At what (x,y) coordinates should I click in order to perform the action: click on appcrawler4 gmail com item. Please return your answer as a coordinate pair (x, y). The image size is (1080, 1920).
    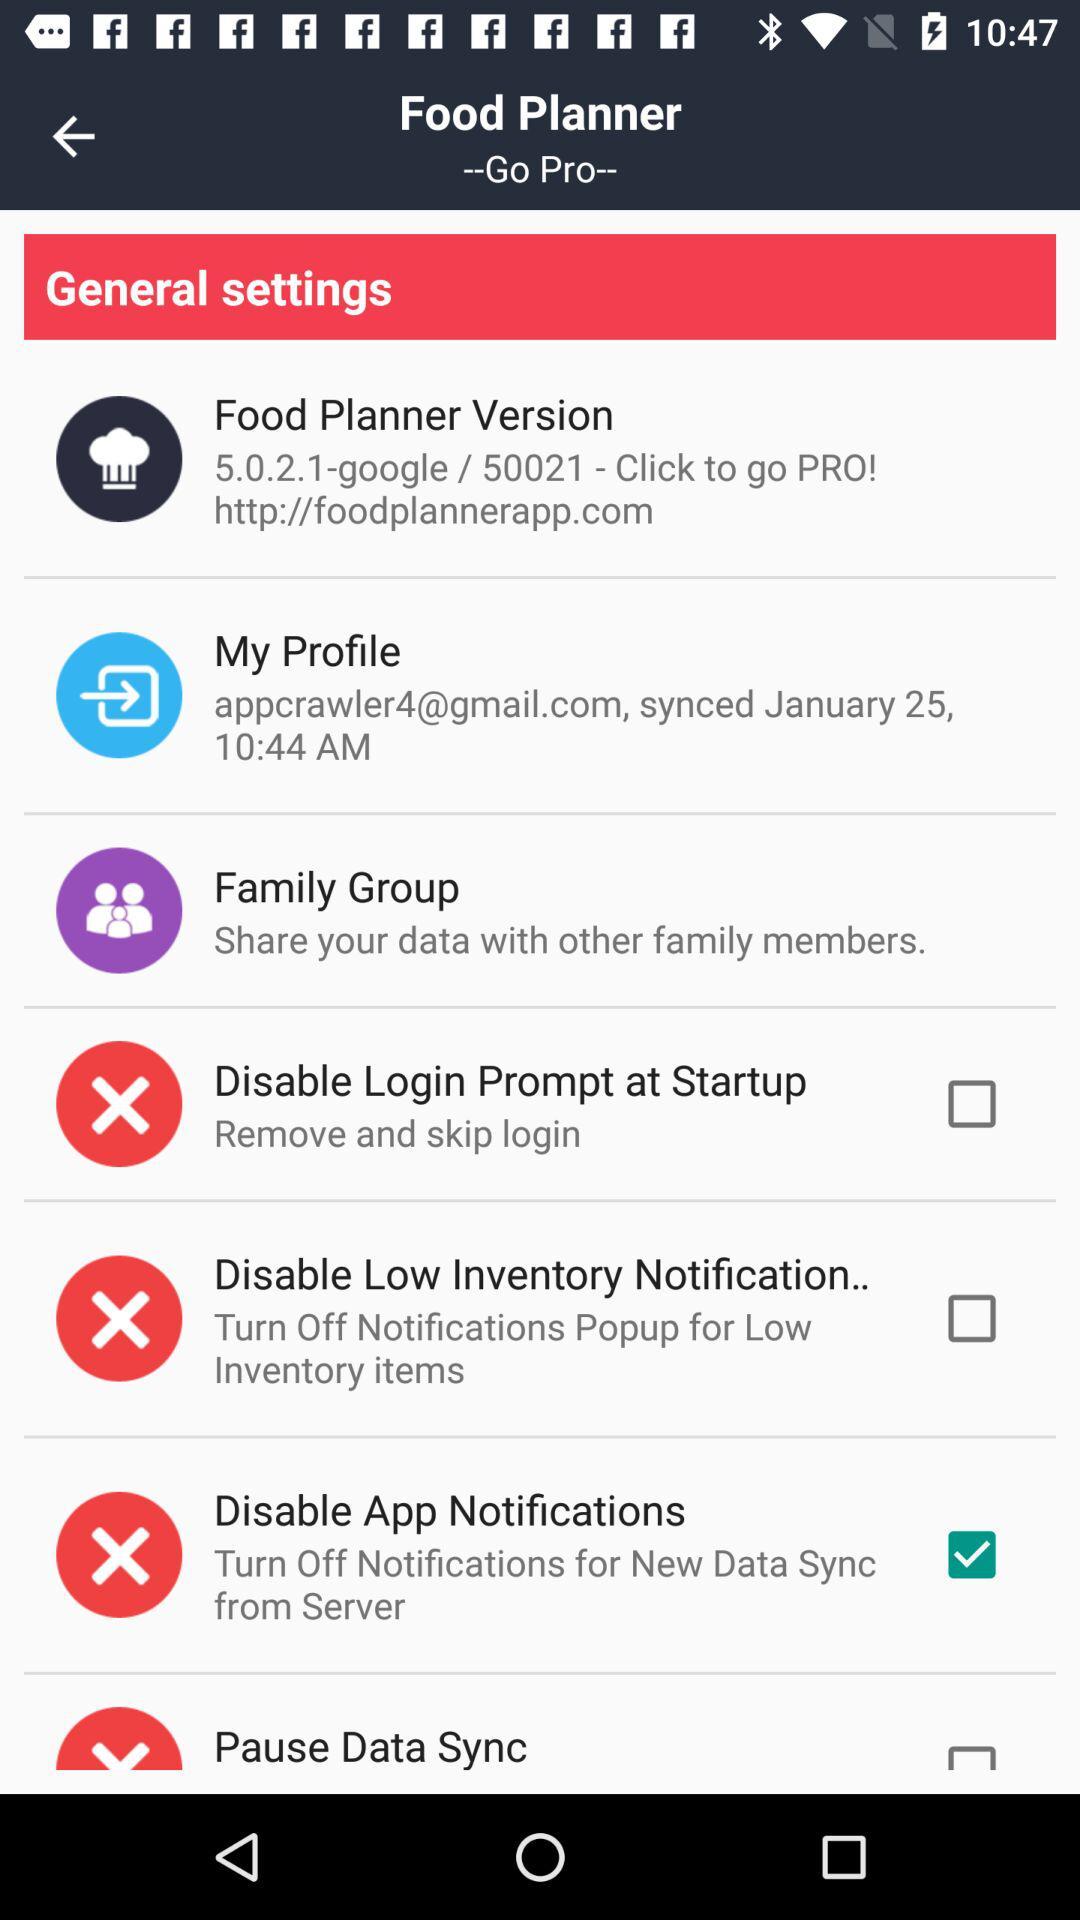
    Looking at the image, I should click on (612, 723).